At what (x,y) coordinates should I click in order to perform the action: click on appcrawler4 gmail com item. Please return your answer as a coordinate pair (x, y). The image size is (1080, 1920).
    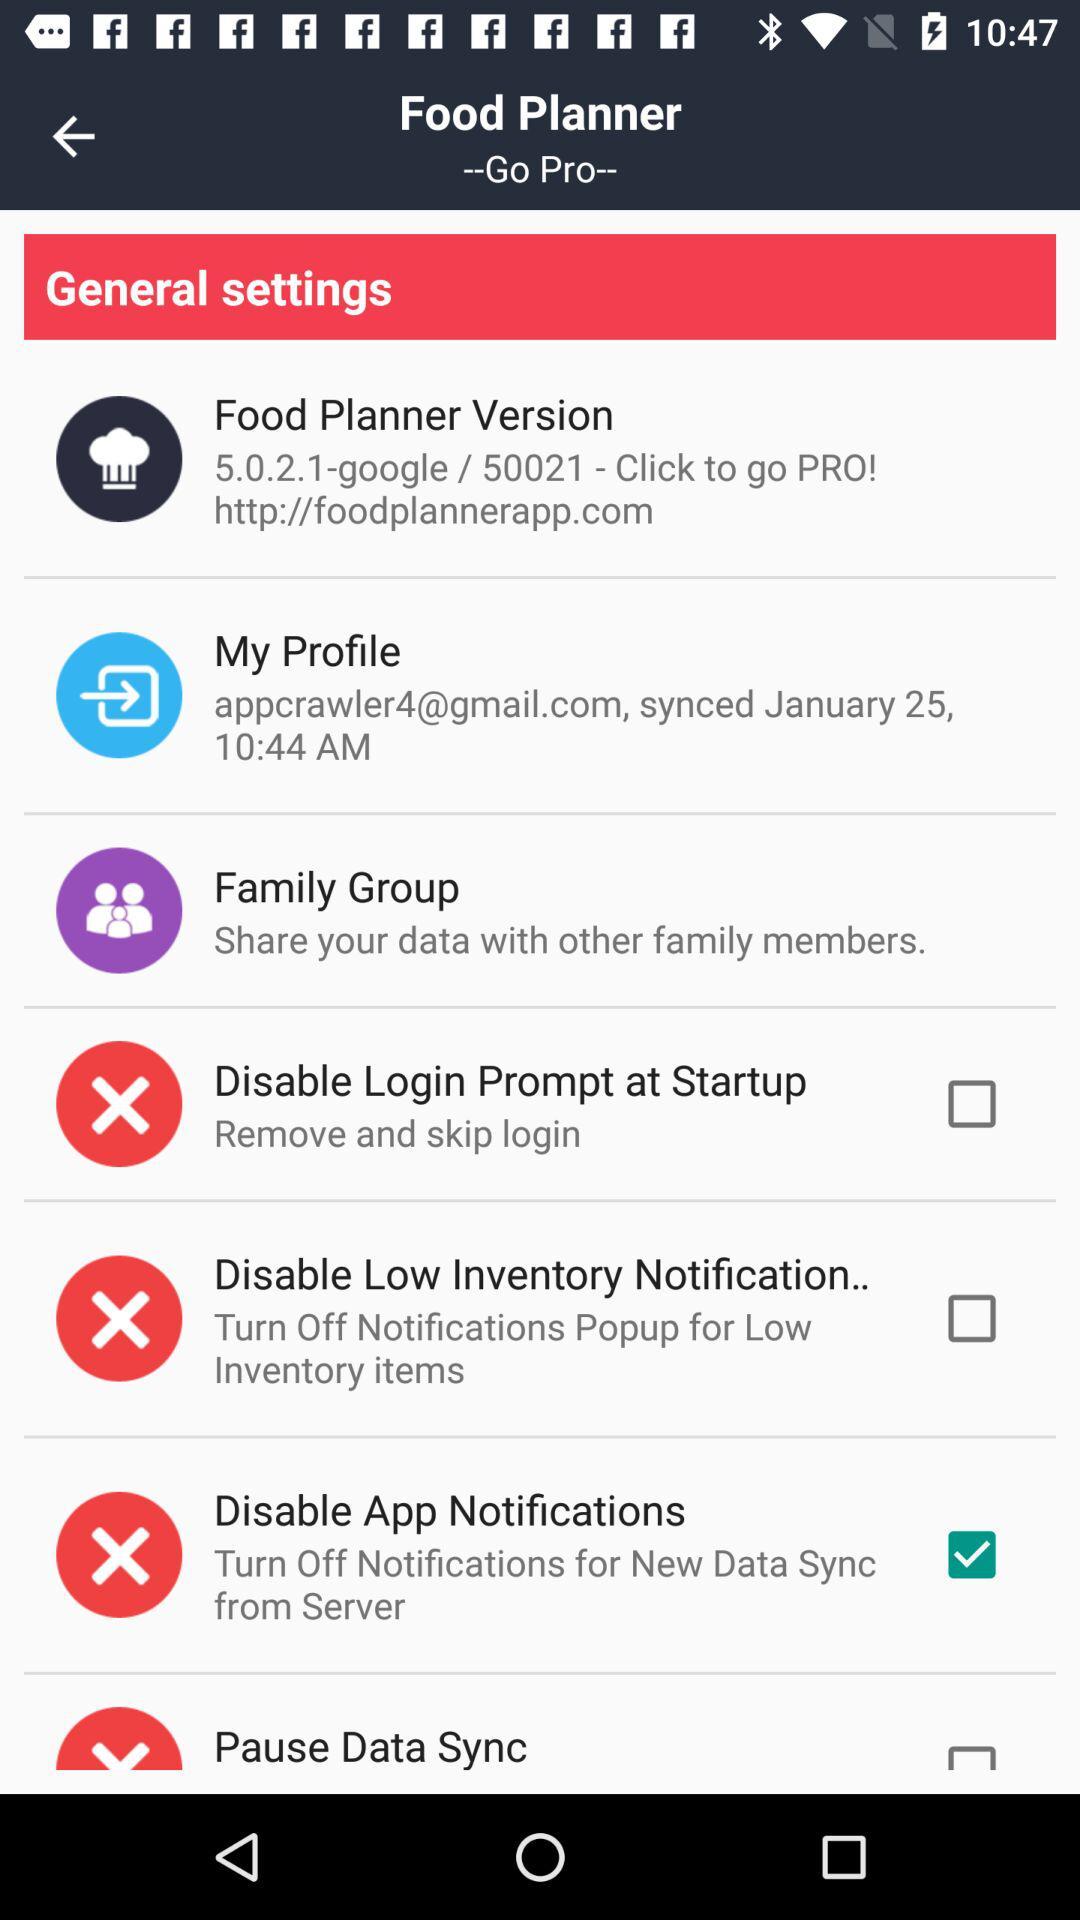
    Looking at the image, I should click on (612, 723).